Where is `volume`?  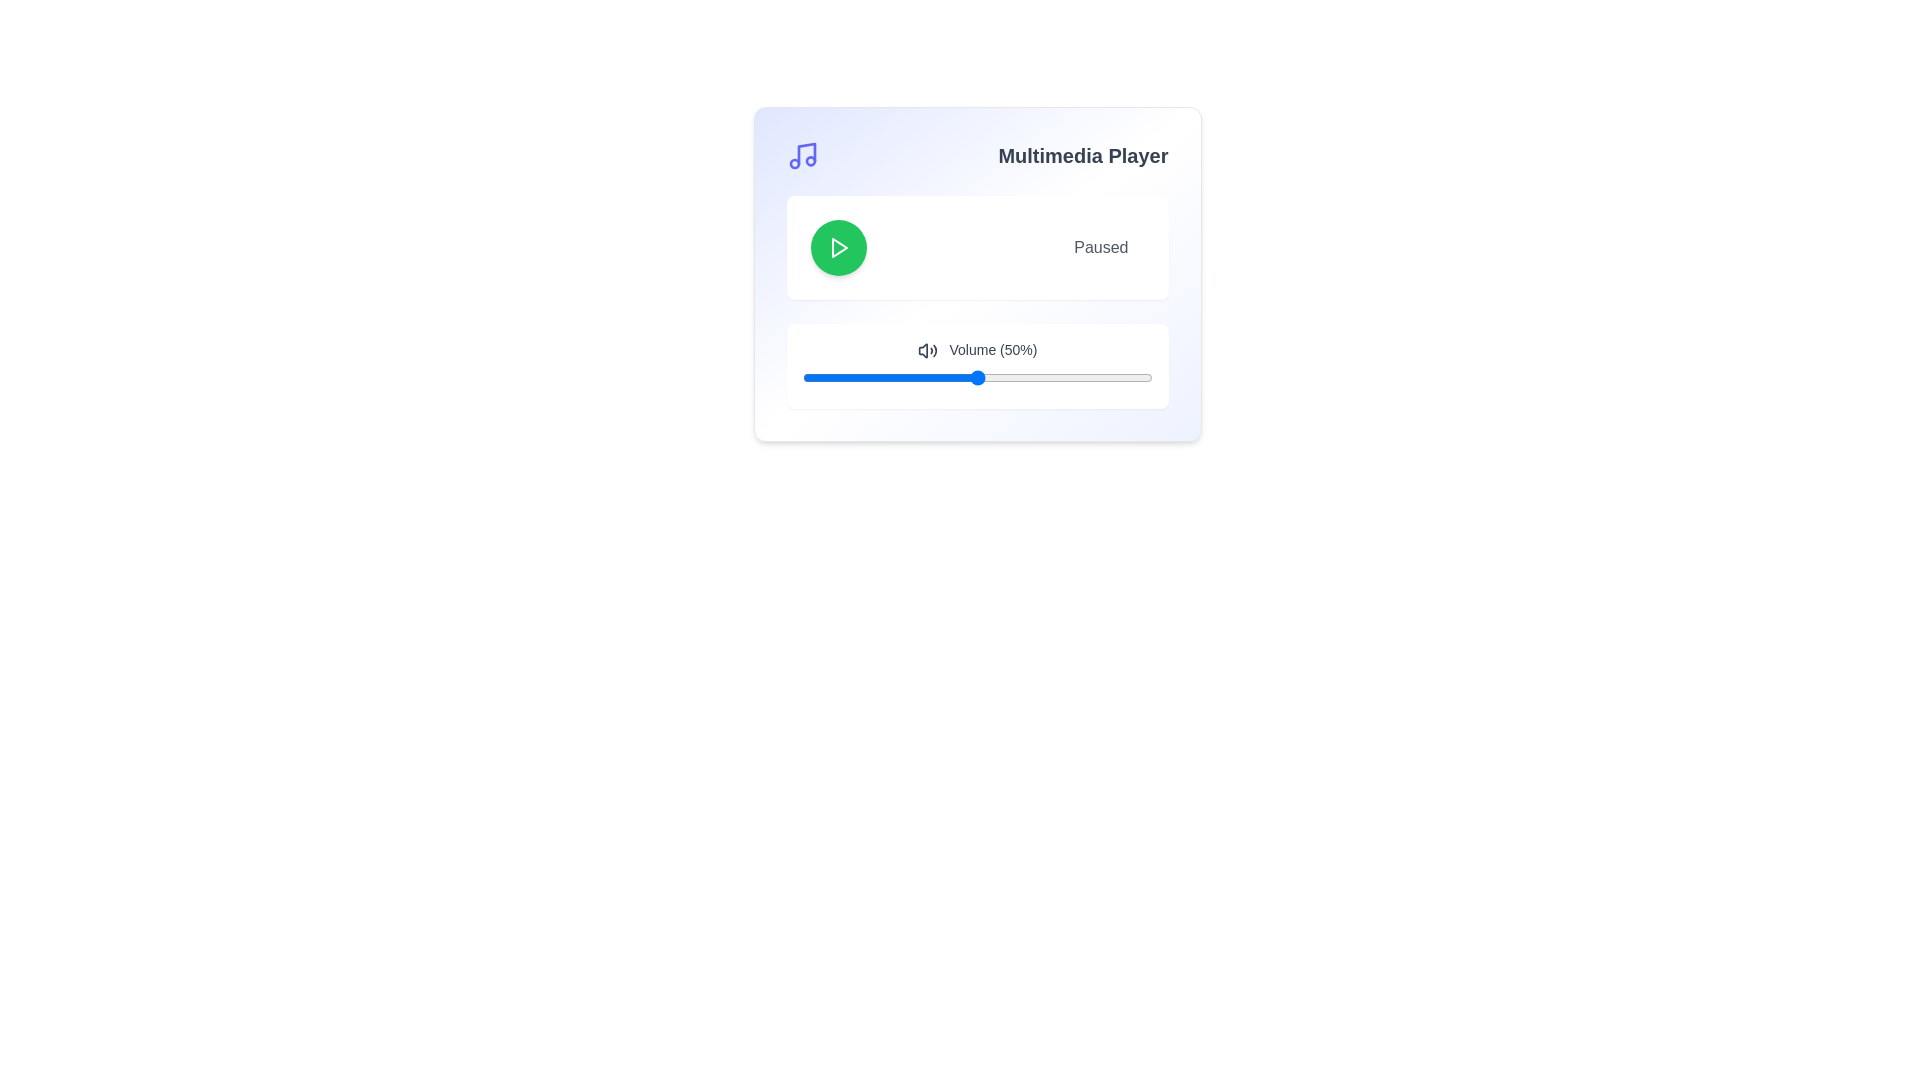 volume is located at coordinates (970, 378).